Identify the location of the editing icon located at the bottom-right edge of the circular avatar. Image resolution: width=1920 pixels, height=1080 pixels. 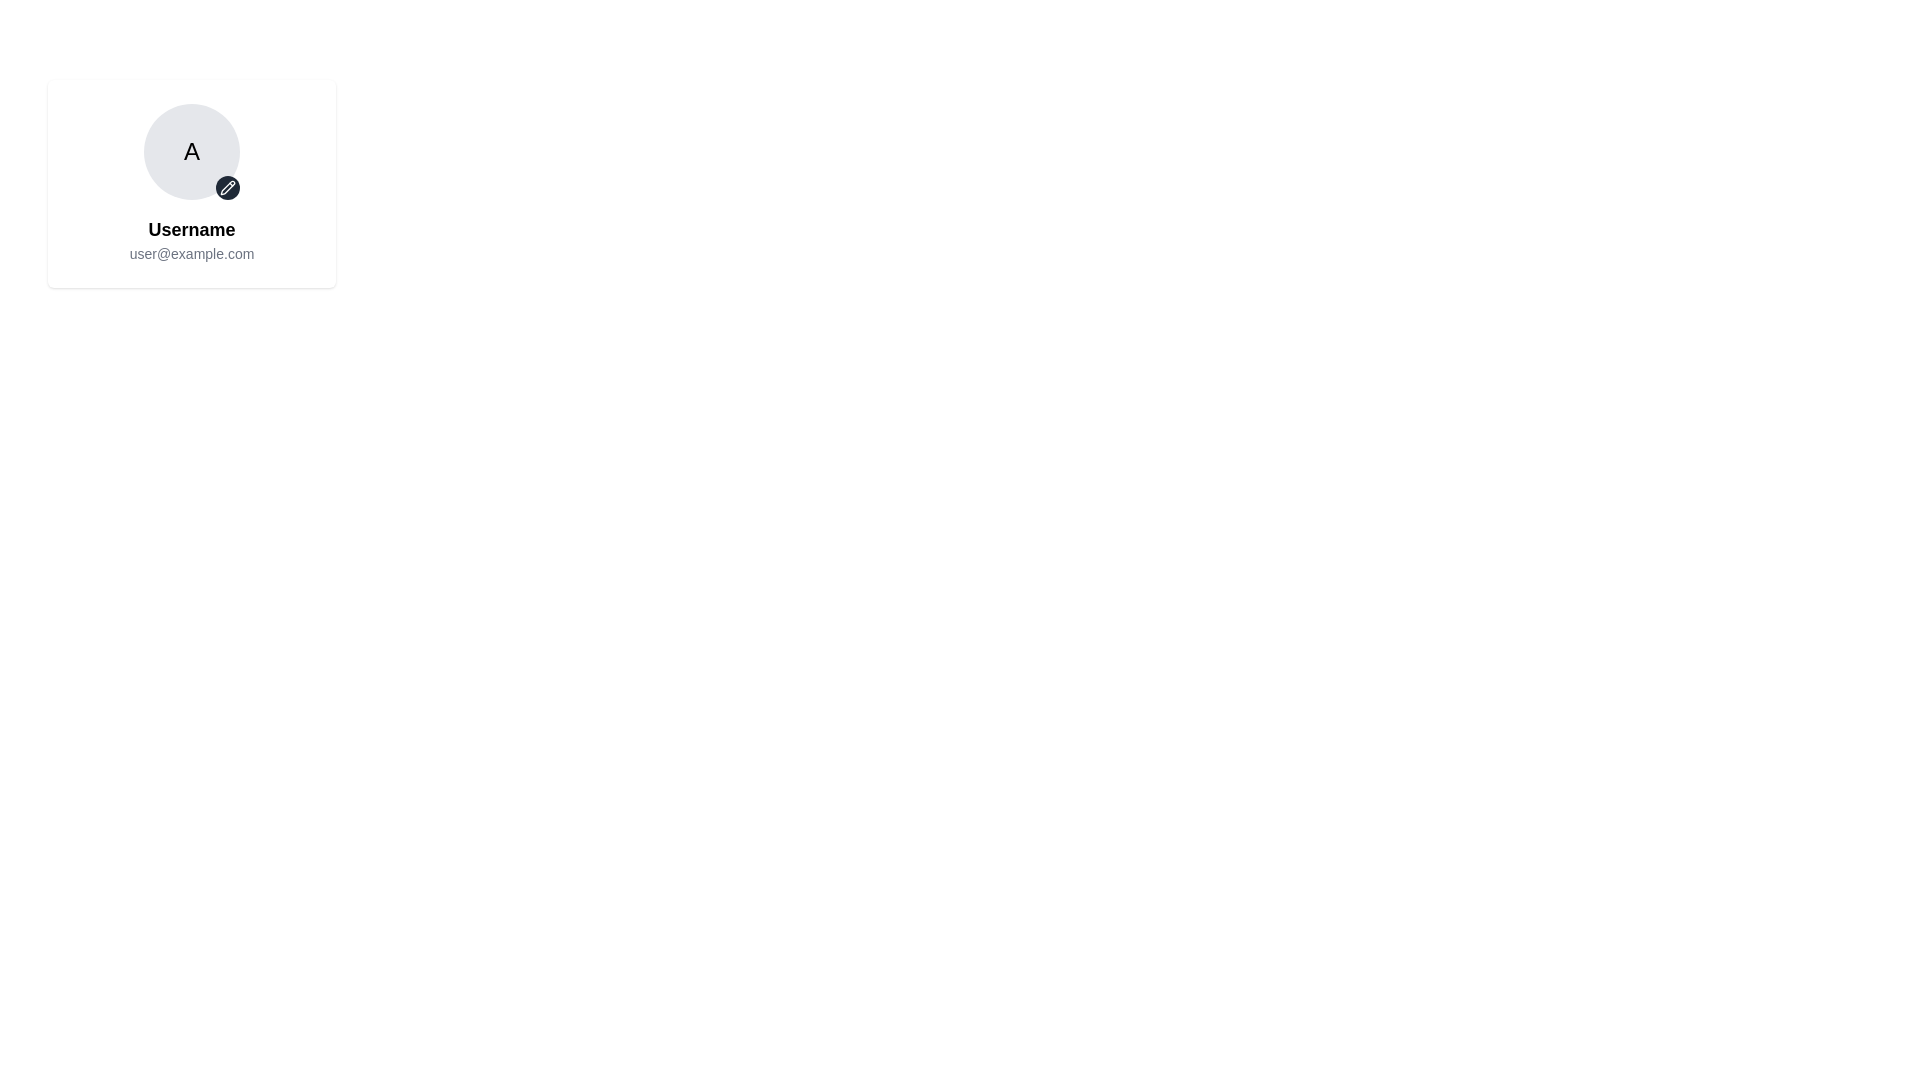
(227, 188).